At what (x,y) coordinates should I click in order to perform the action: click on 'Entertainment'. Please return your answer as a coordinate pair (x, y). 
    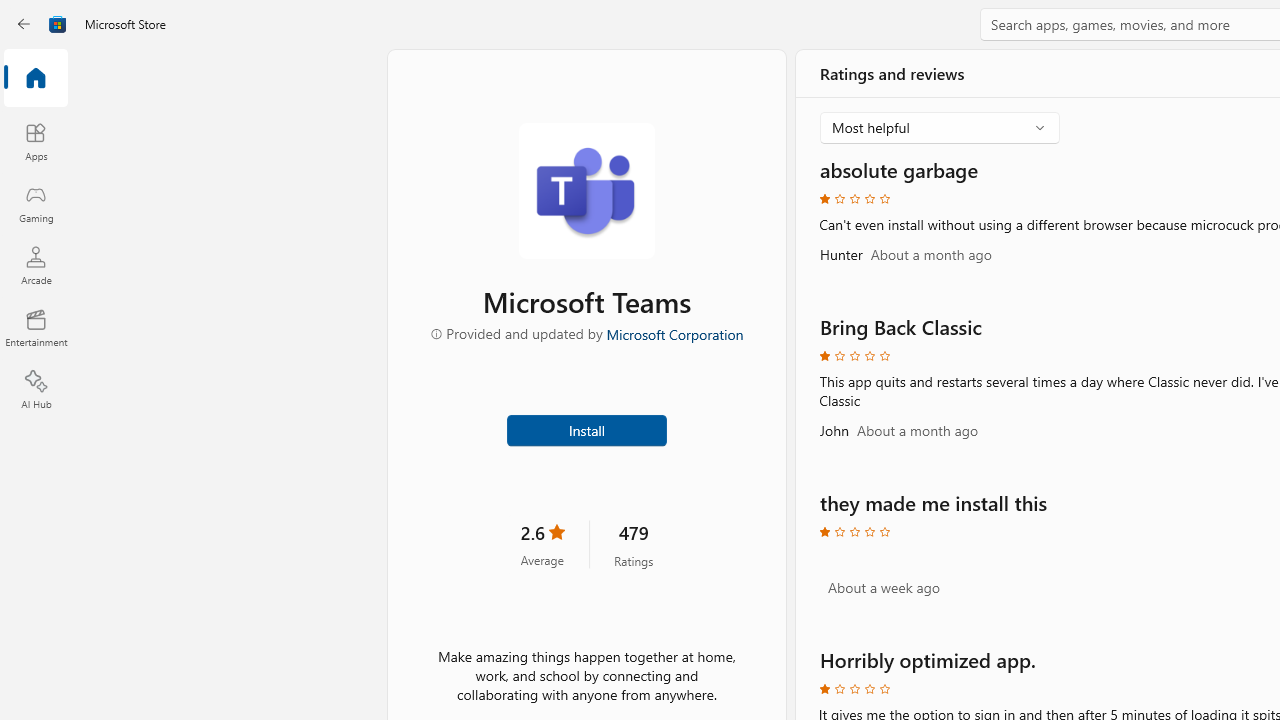
    Looking at the image, I should click on (35, 326).